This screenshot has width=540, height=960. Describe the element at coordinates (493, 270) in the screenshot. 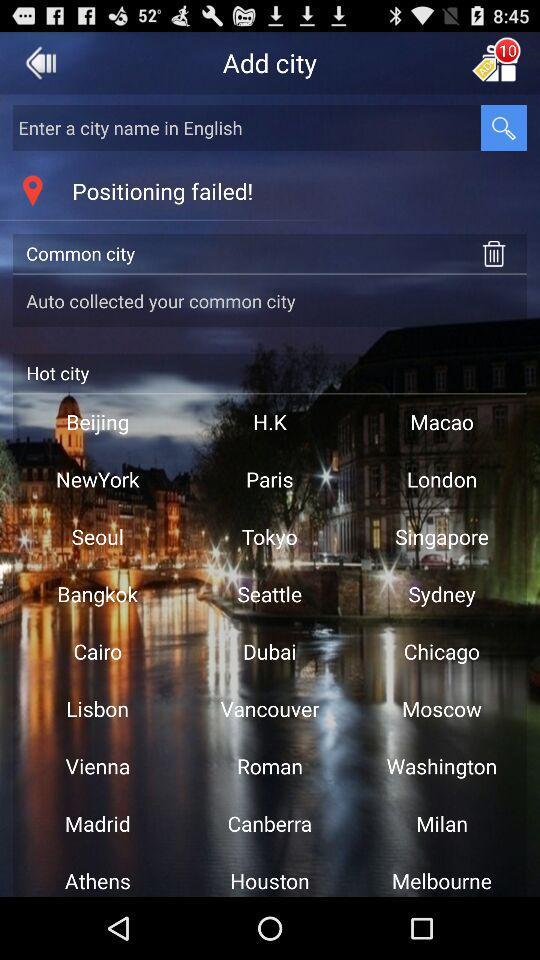

I see `the delete icon` at that location.